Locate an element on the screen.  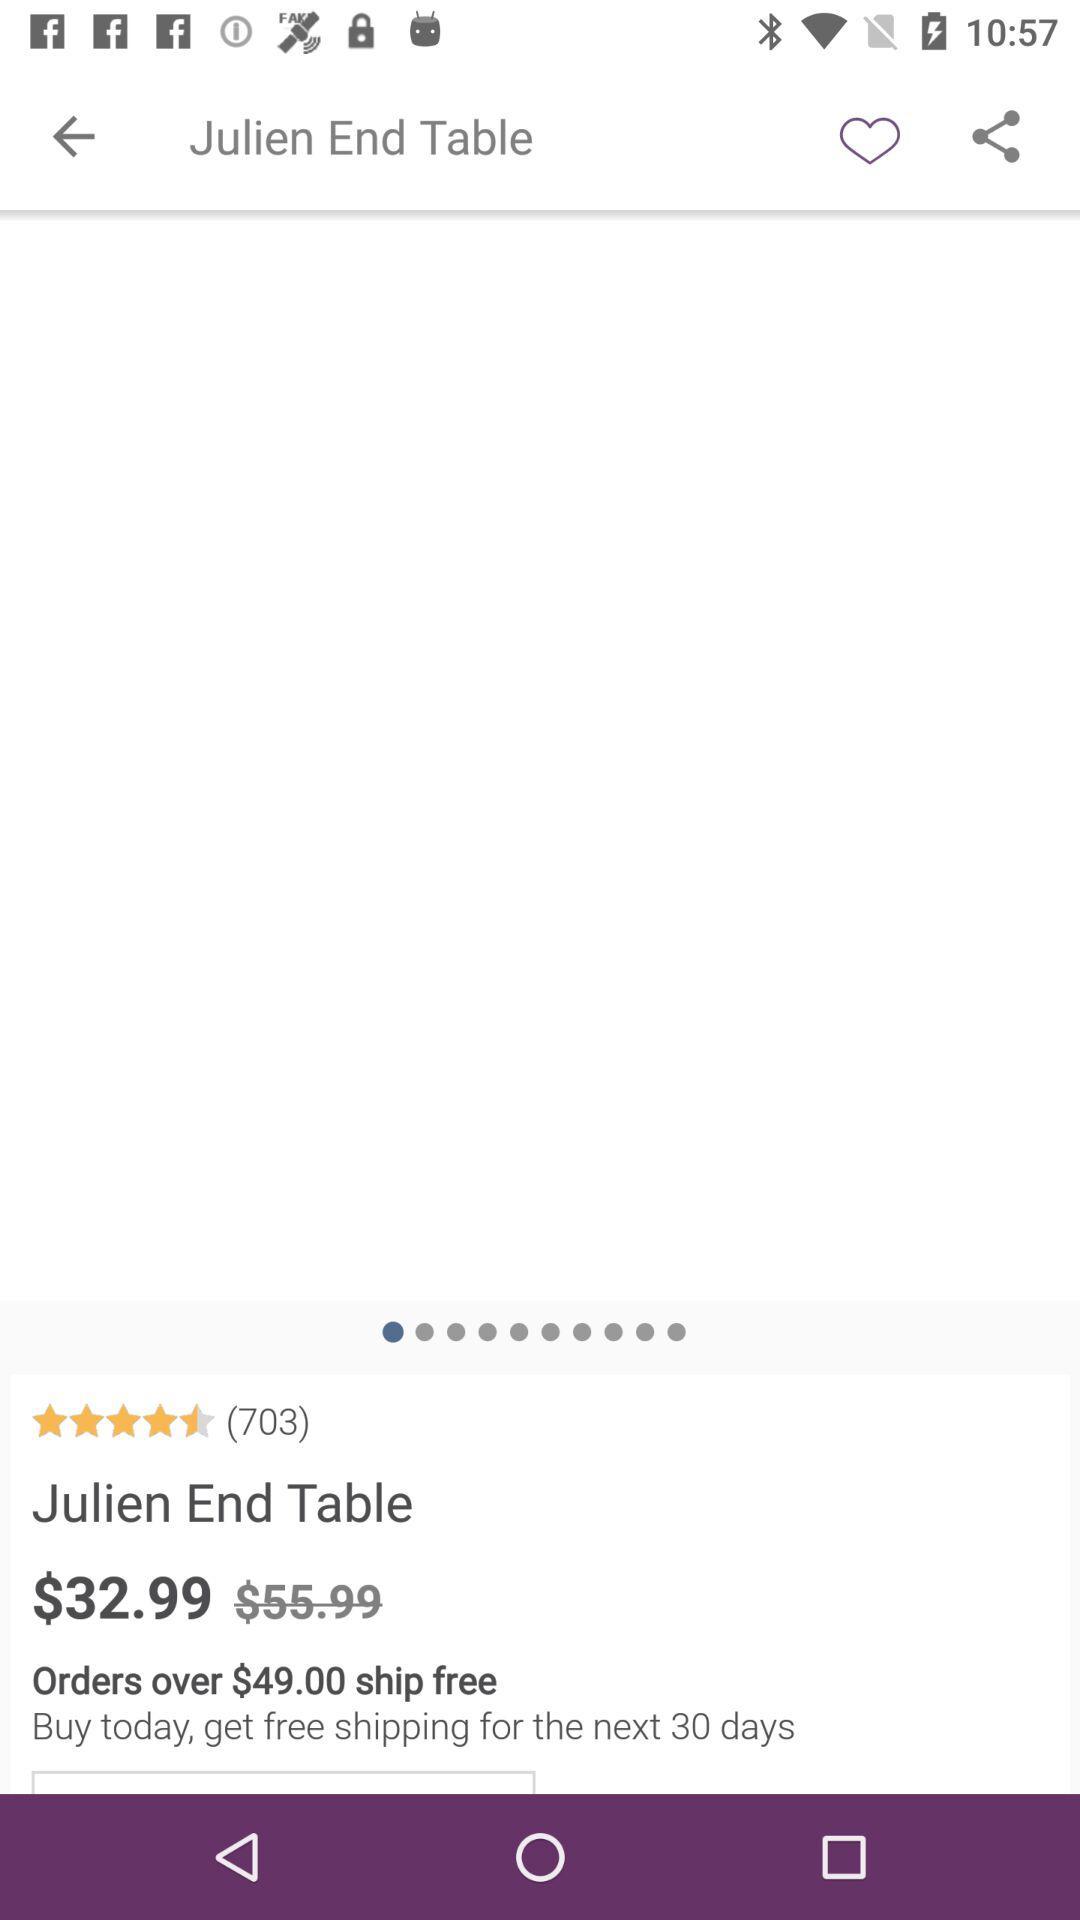
shre is located at coordinates (995, 135).